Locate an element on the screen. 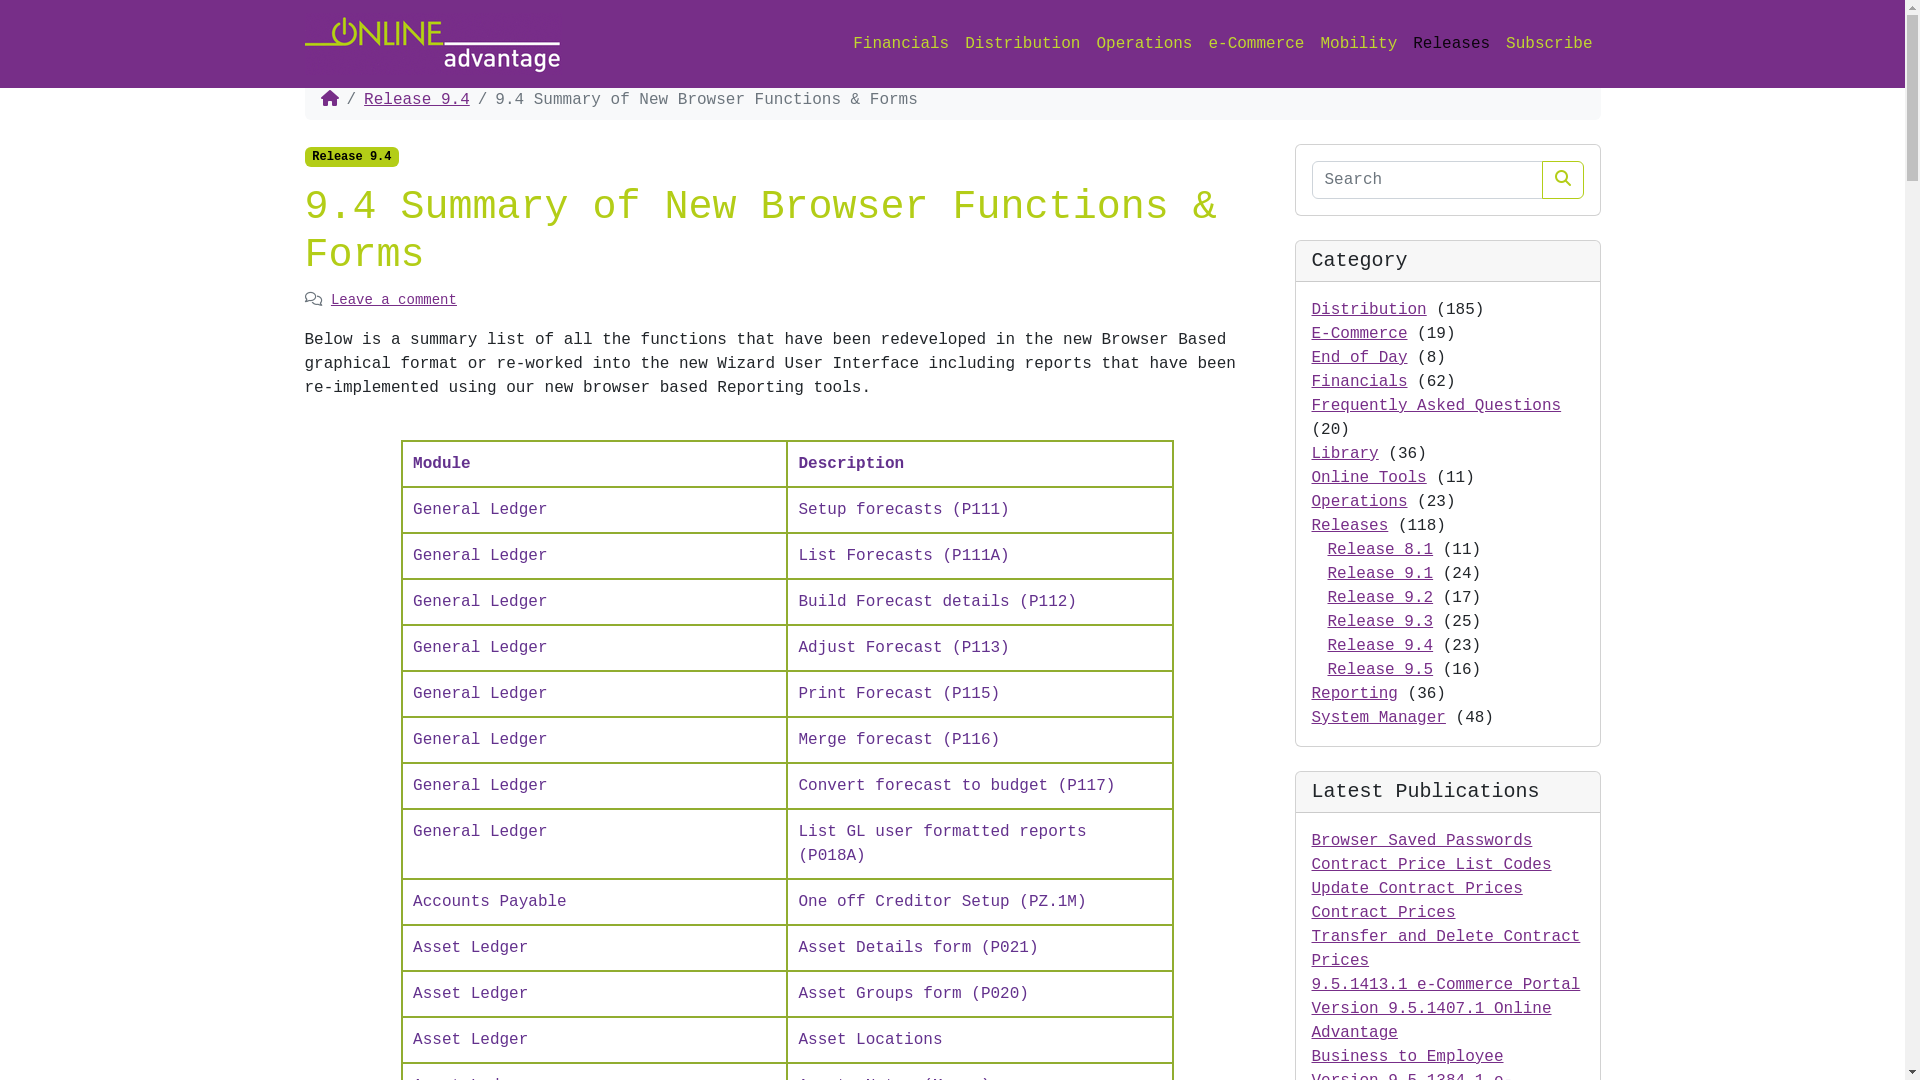 The height and width of the screenshot is (1080, 1920). 'E-Commerce' is located at coordinates (1359, 333).